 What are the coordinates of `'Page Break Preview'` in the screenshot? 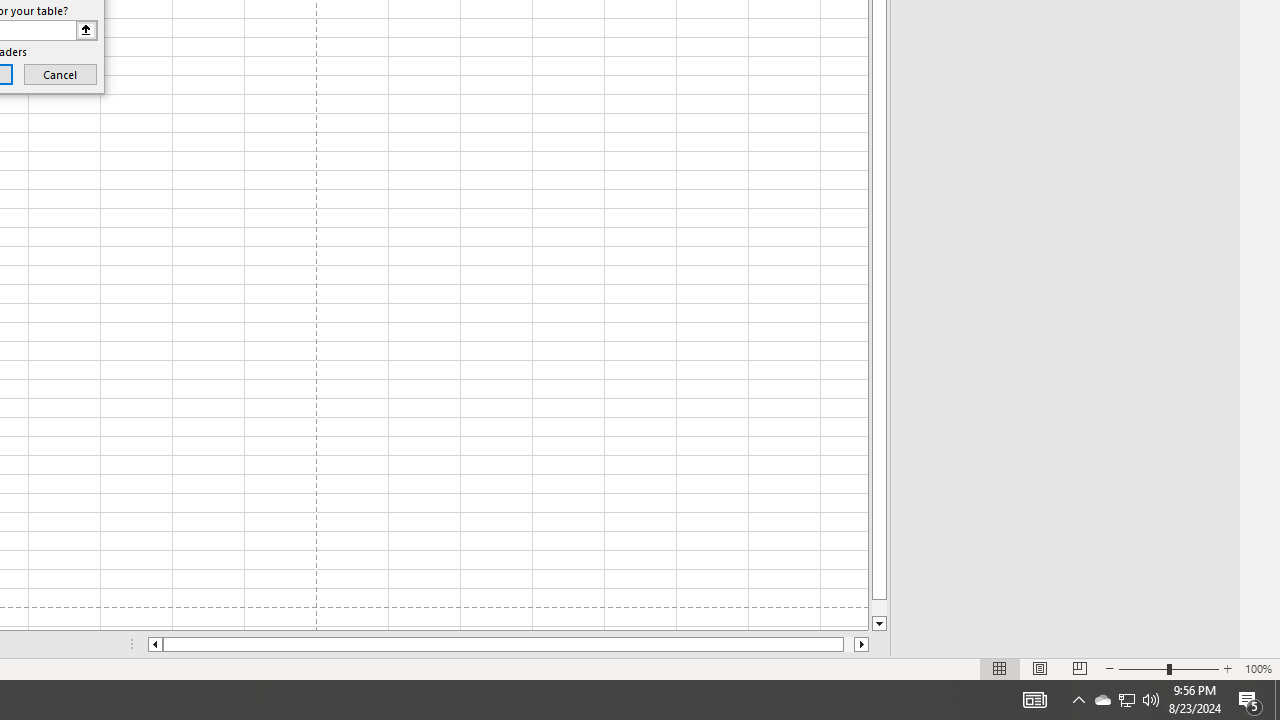 It's located at (1078, 669).